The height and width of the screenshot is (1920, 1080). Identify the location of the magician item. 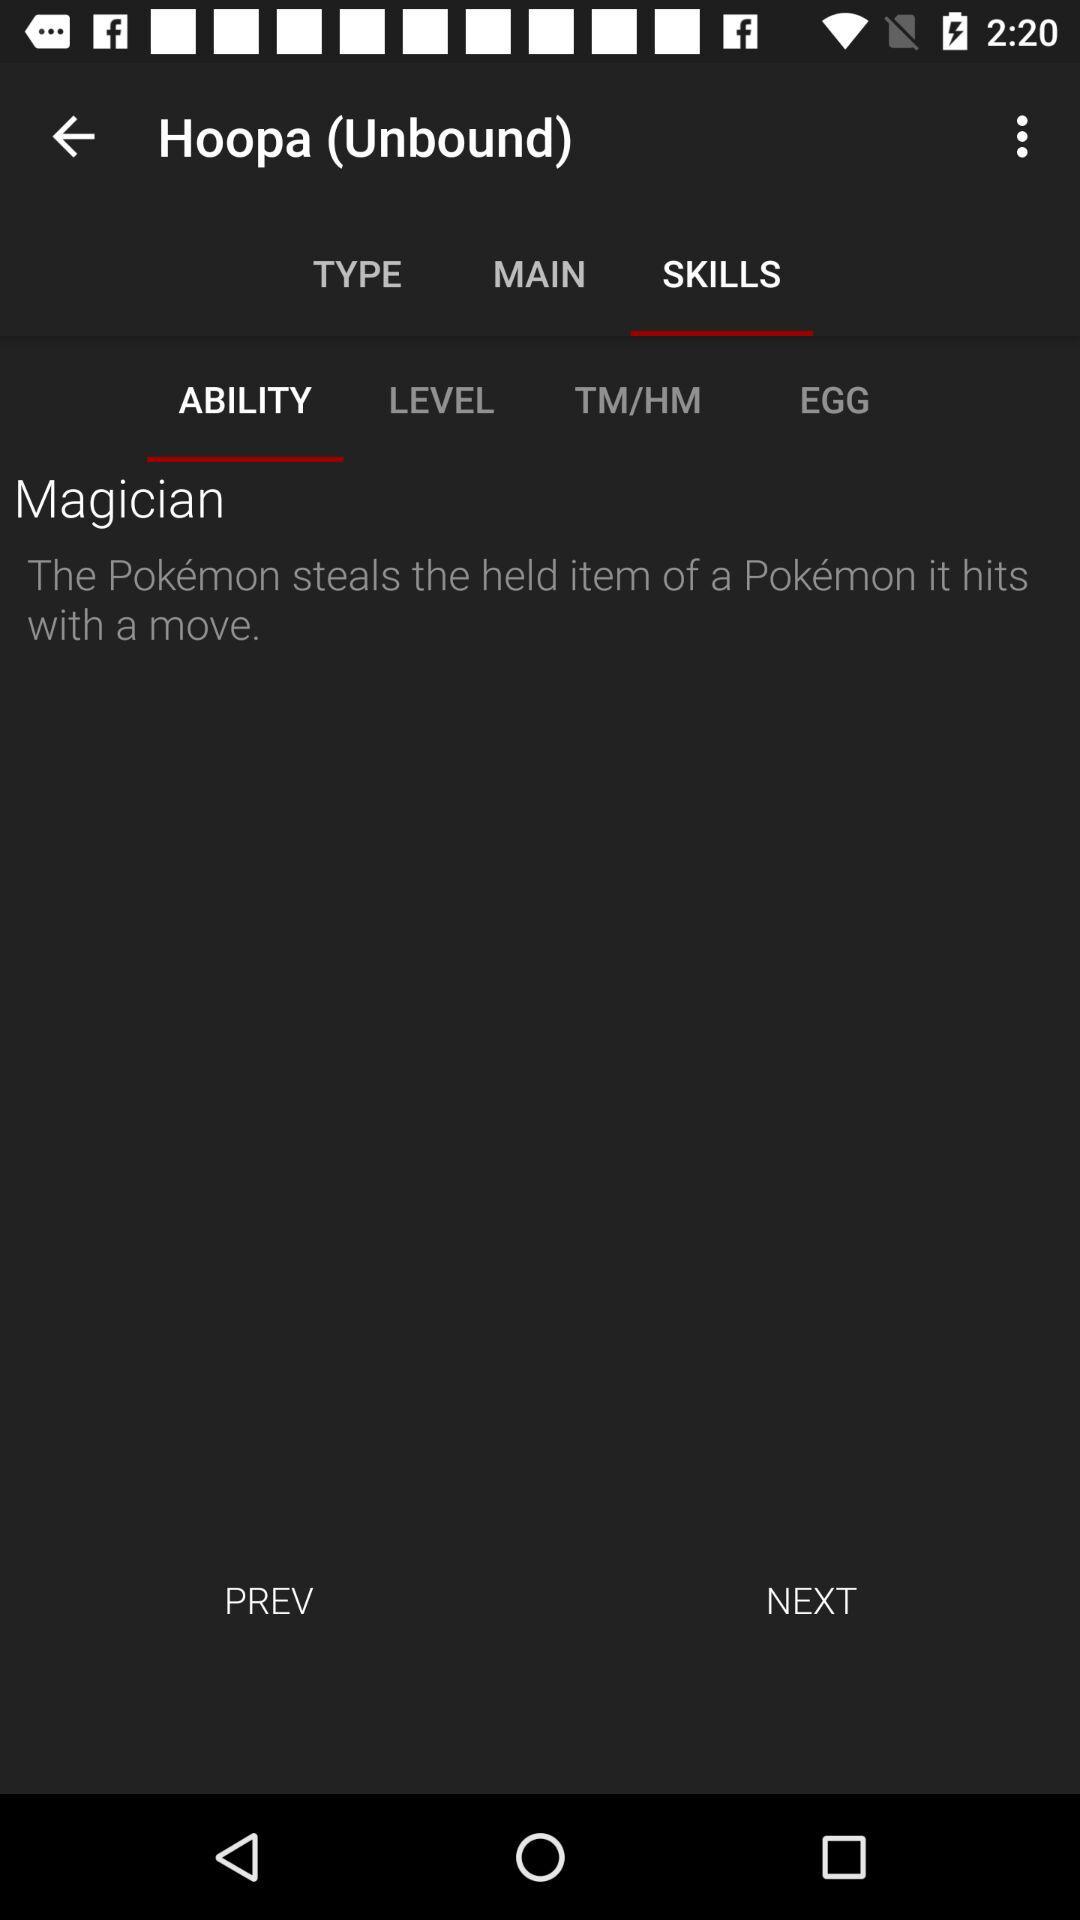
(119, 496).